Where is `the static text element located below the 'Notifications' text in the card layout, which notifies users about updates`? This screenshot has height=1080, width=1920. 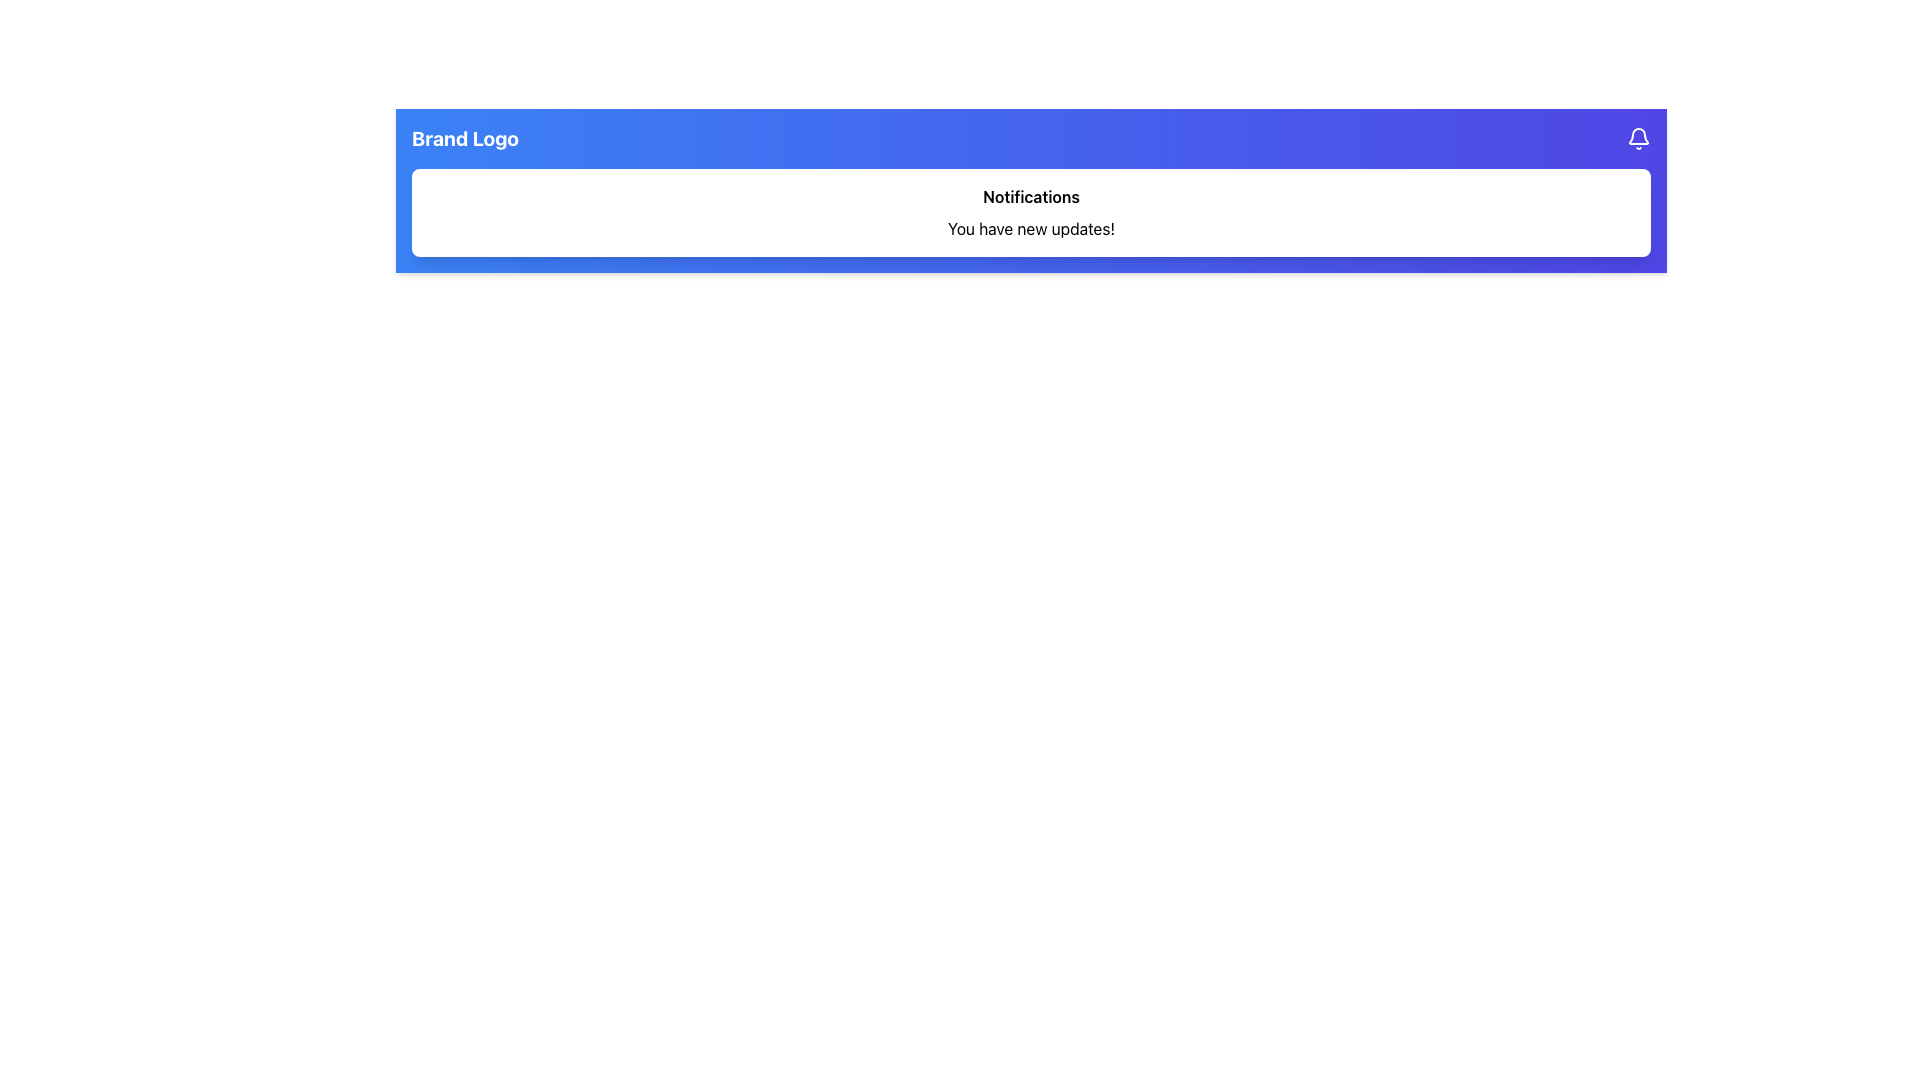 the static text element located below the 'Notifications' text in the card layout, which notifies users about updates is located at coordinates (1031, 227).